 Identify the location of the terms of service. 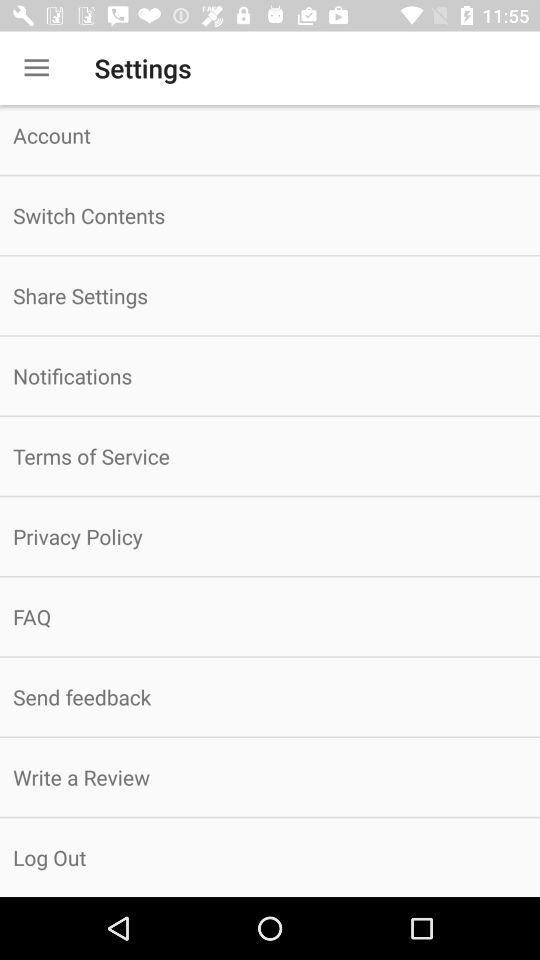
(270, 456).